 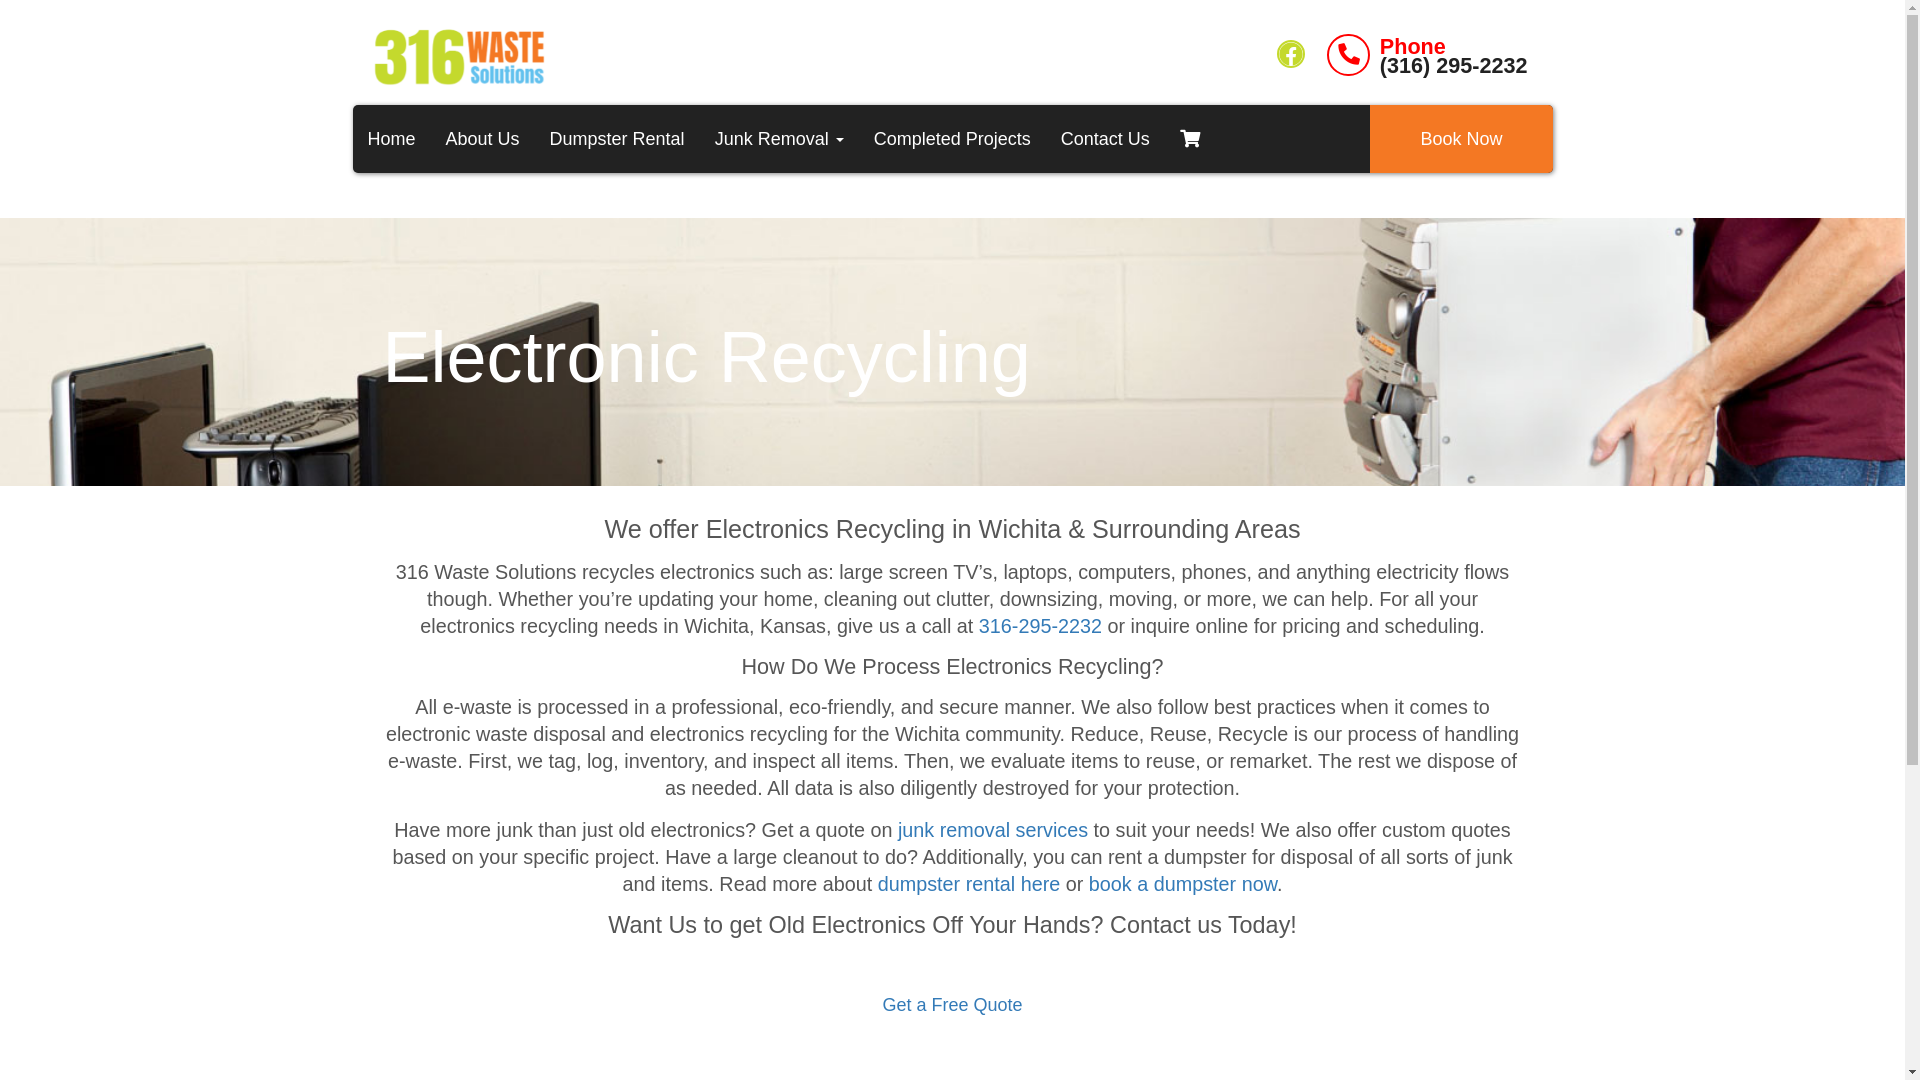 I want to click on 'Get a Free Quote', so click(x=950, y=1005).